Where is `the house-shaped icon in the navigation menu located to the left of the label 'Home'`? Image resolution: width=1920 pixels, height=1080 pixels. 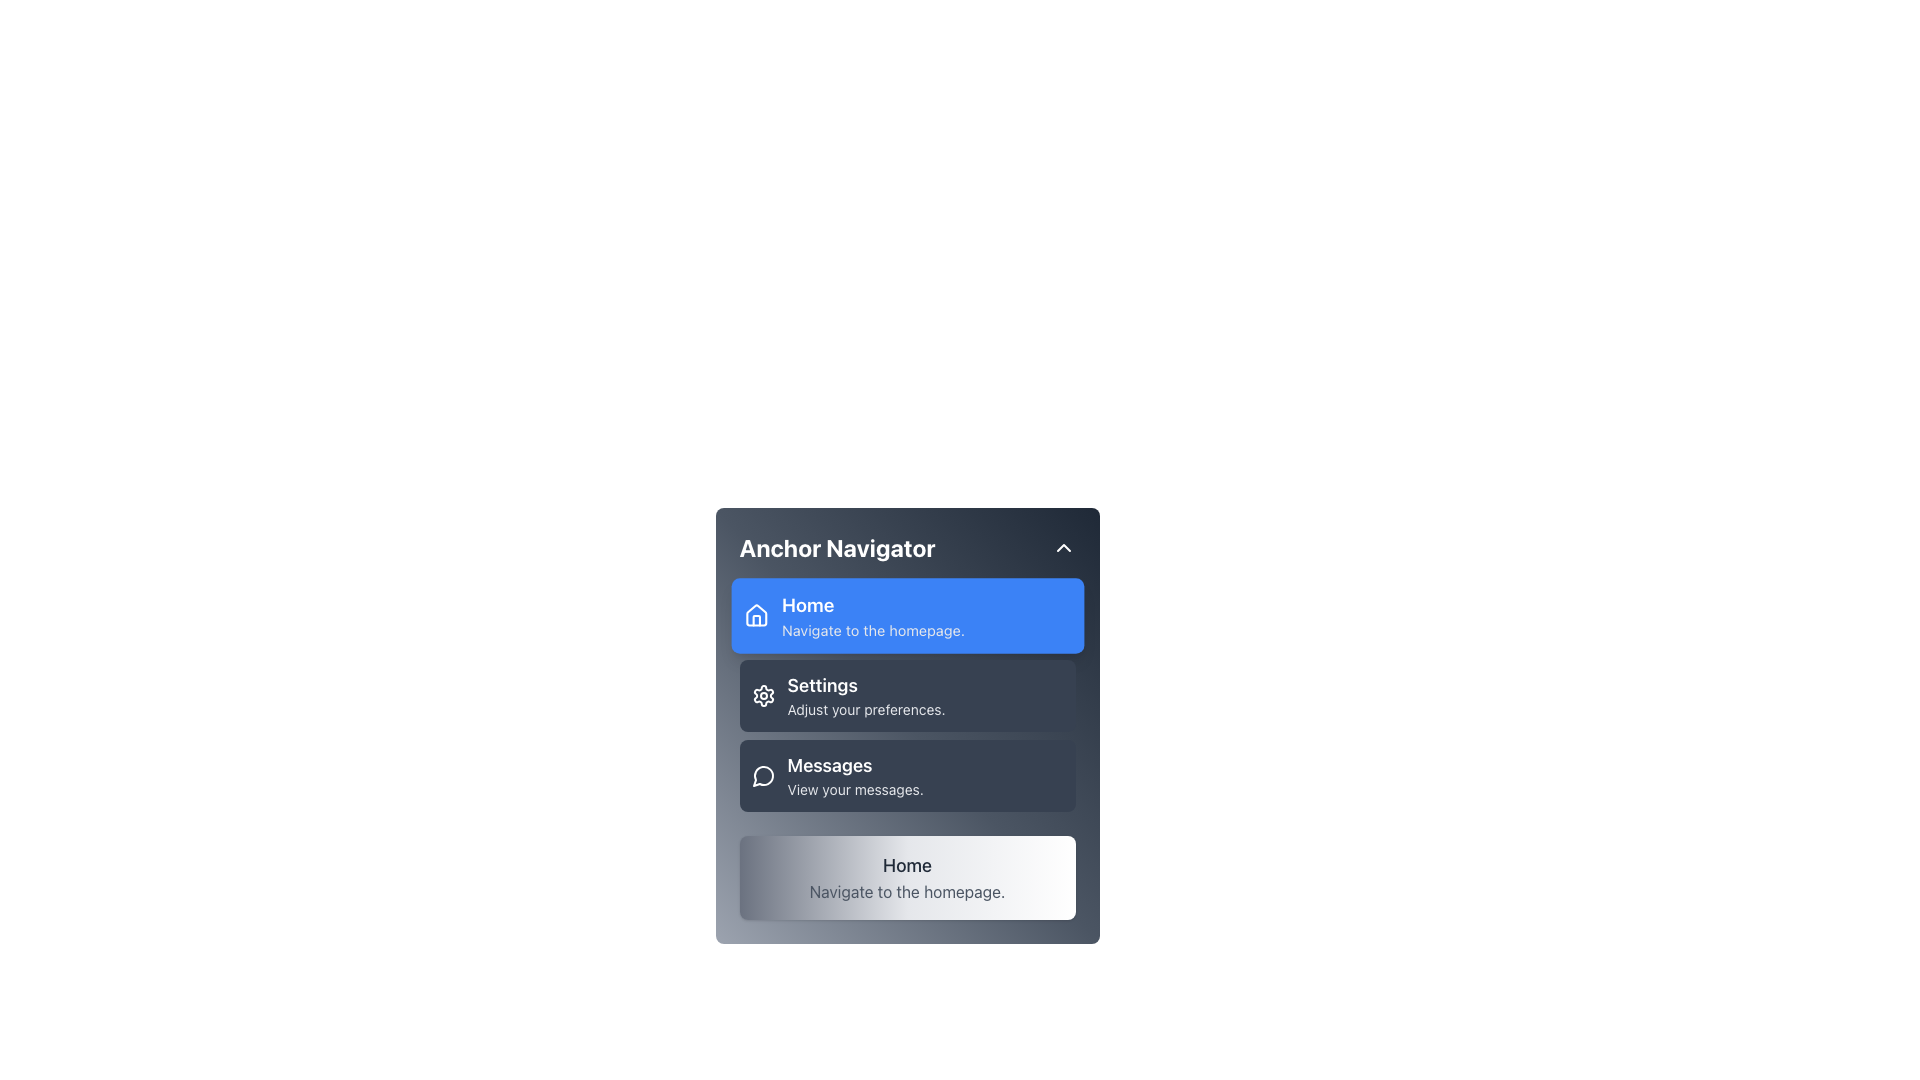
the house-shaped icon in the navigation menu located to the left of the label 'Home' is located at coordinates (755, 614).